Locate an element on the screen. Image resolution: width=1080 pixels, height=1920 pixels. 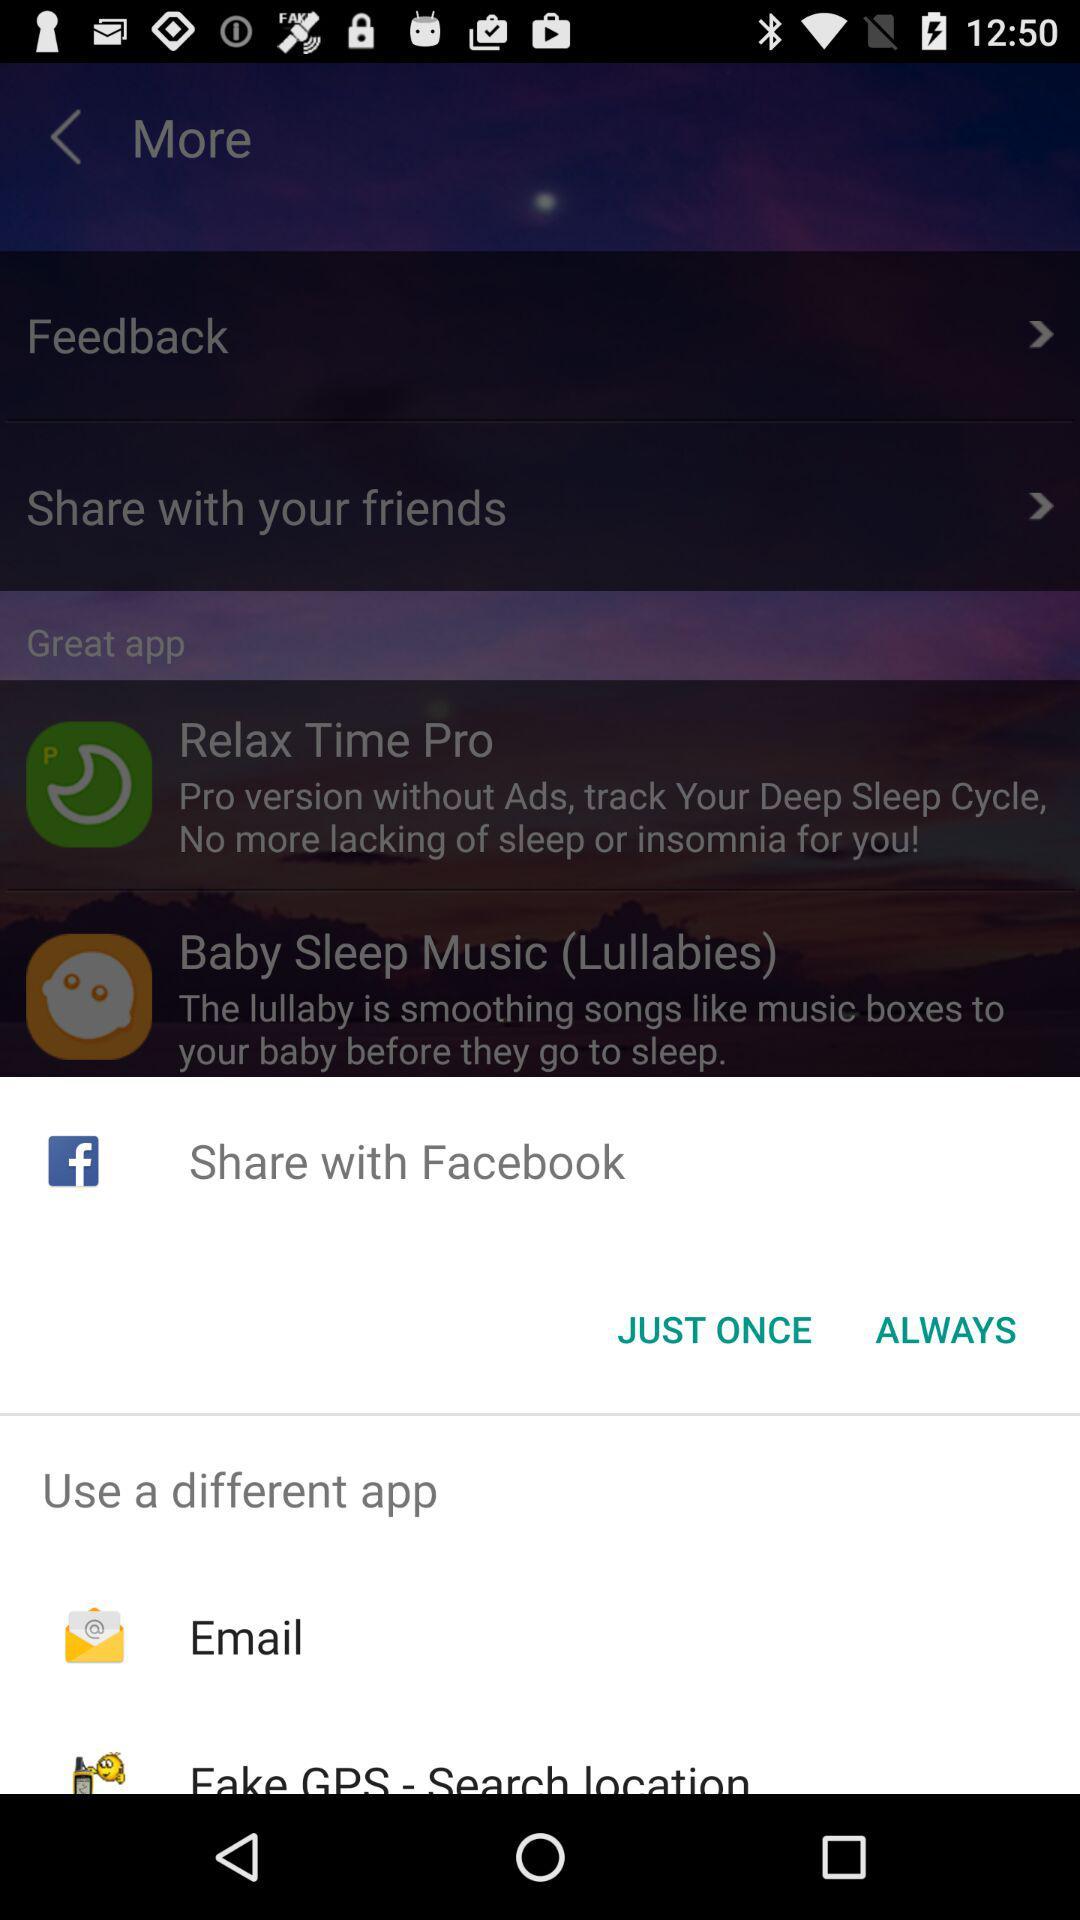
the icon below the use a different icon is located at coordinates (245, 1636).